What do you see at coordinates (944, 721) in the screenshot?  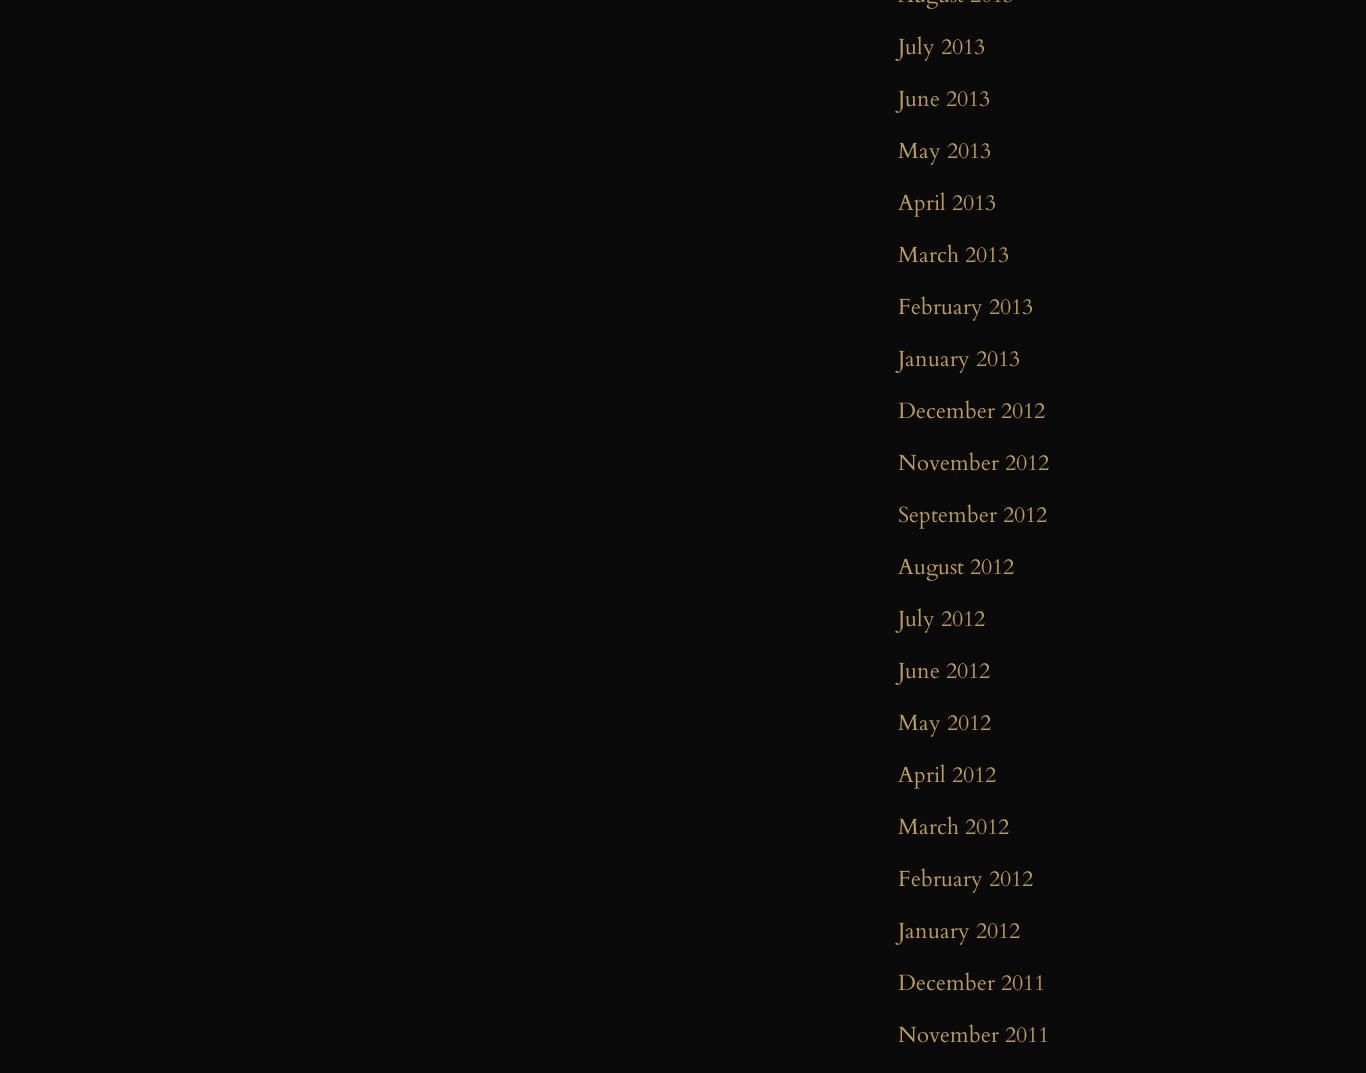 I see `'May 2012'` at bounding box center [944, 721].